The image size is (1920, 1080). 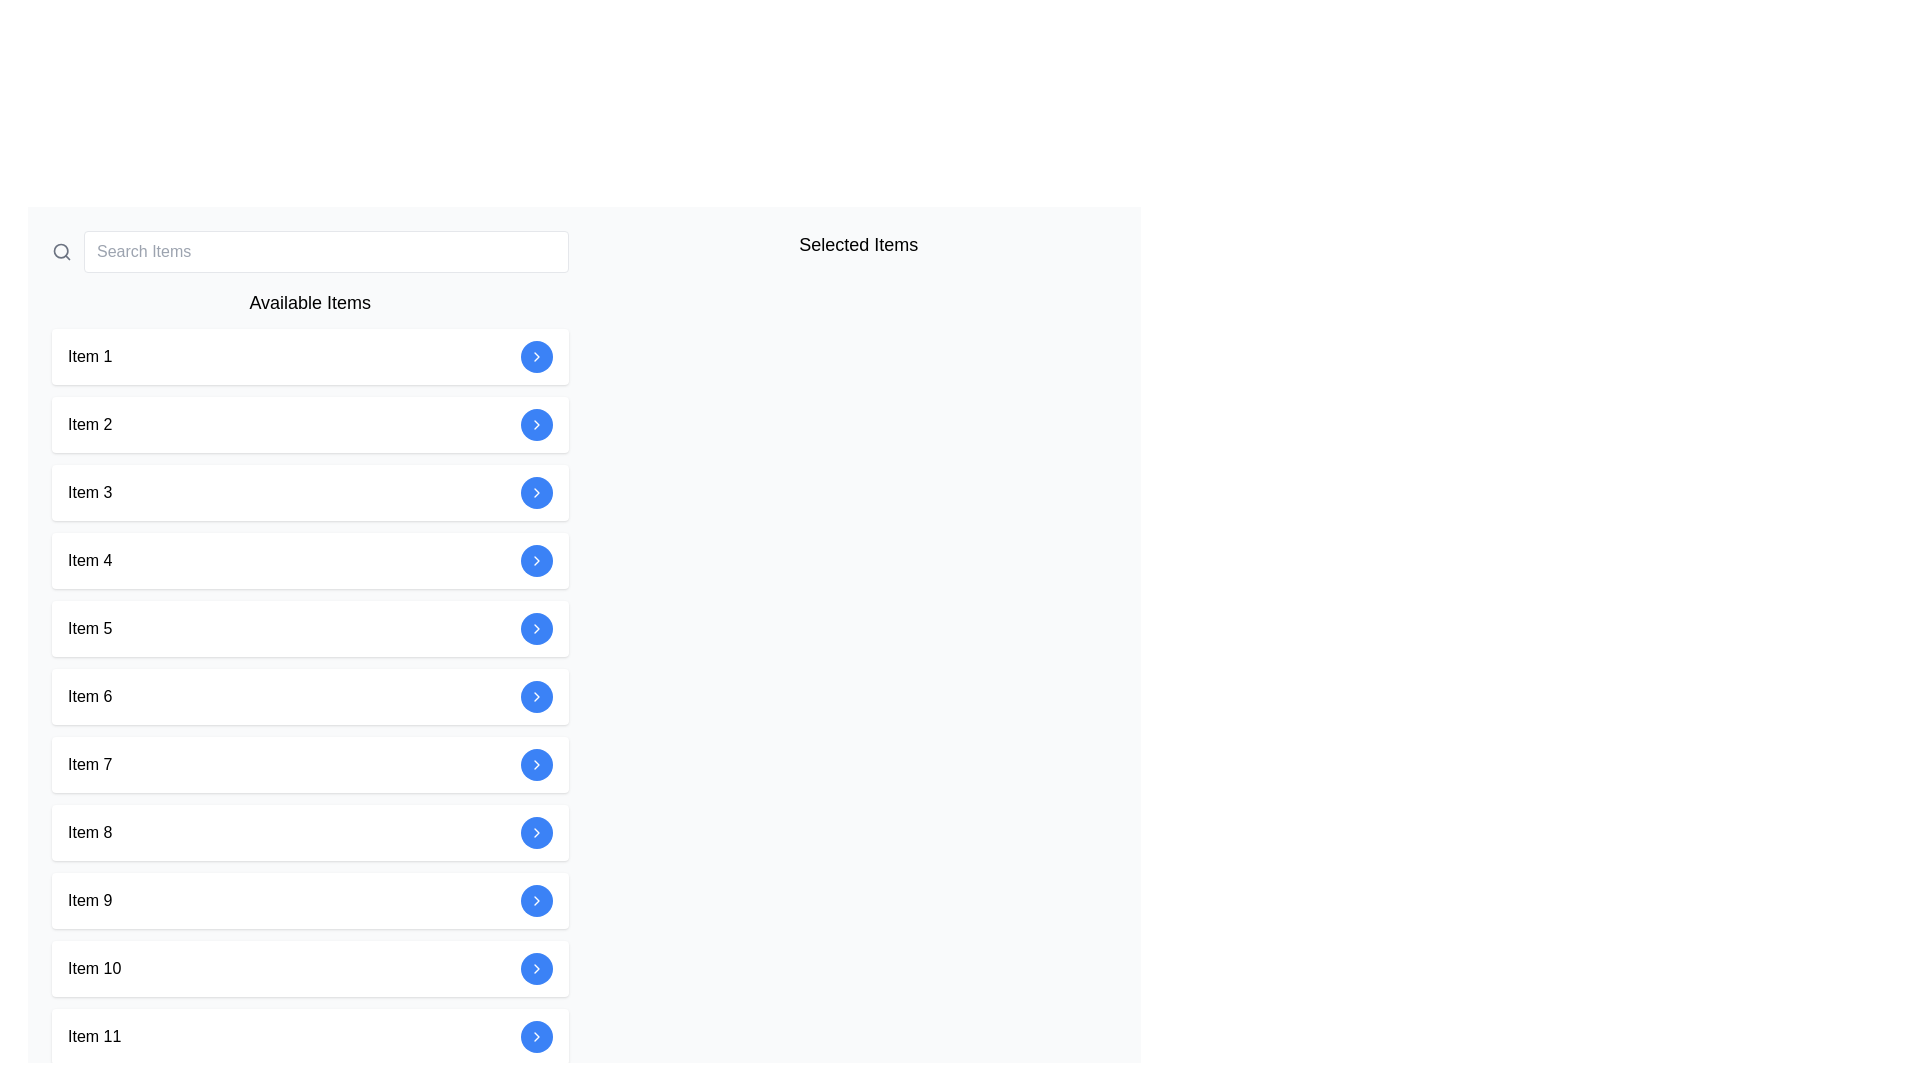 I want to click on the blue circular button with a white arrow on the right side of the List Item labeled 'Item 7' to proceed, so click(x=309, y=764).